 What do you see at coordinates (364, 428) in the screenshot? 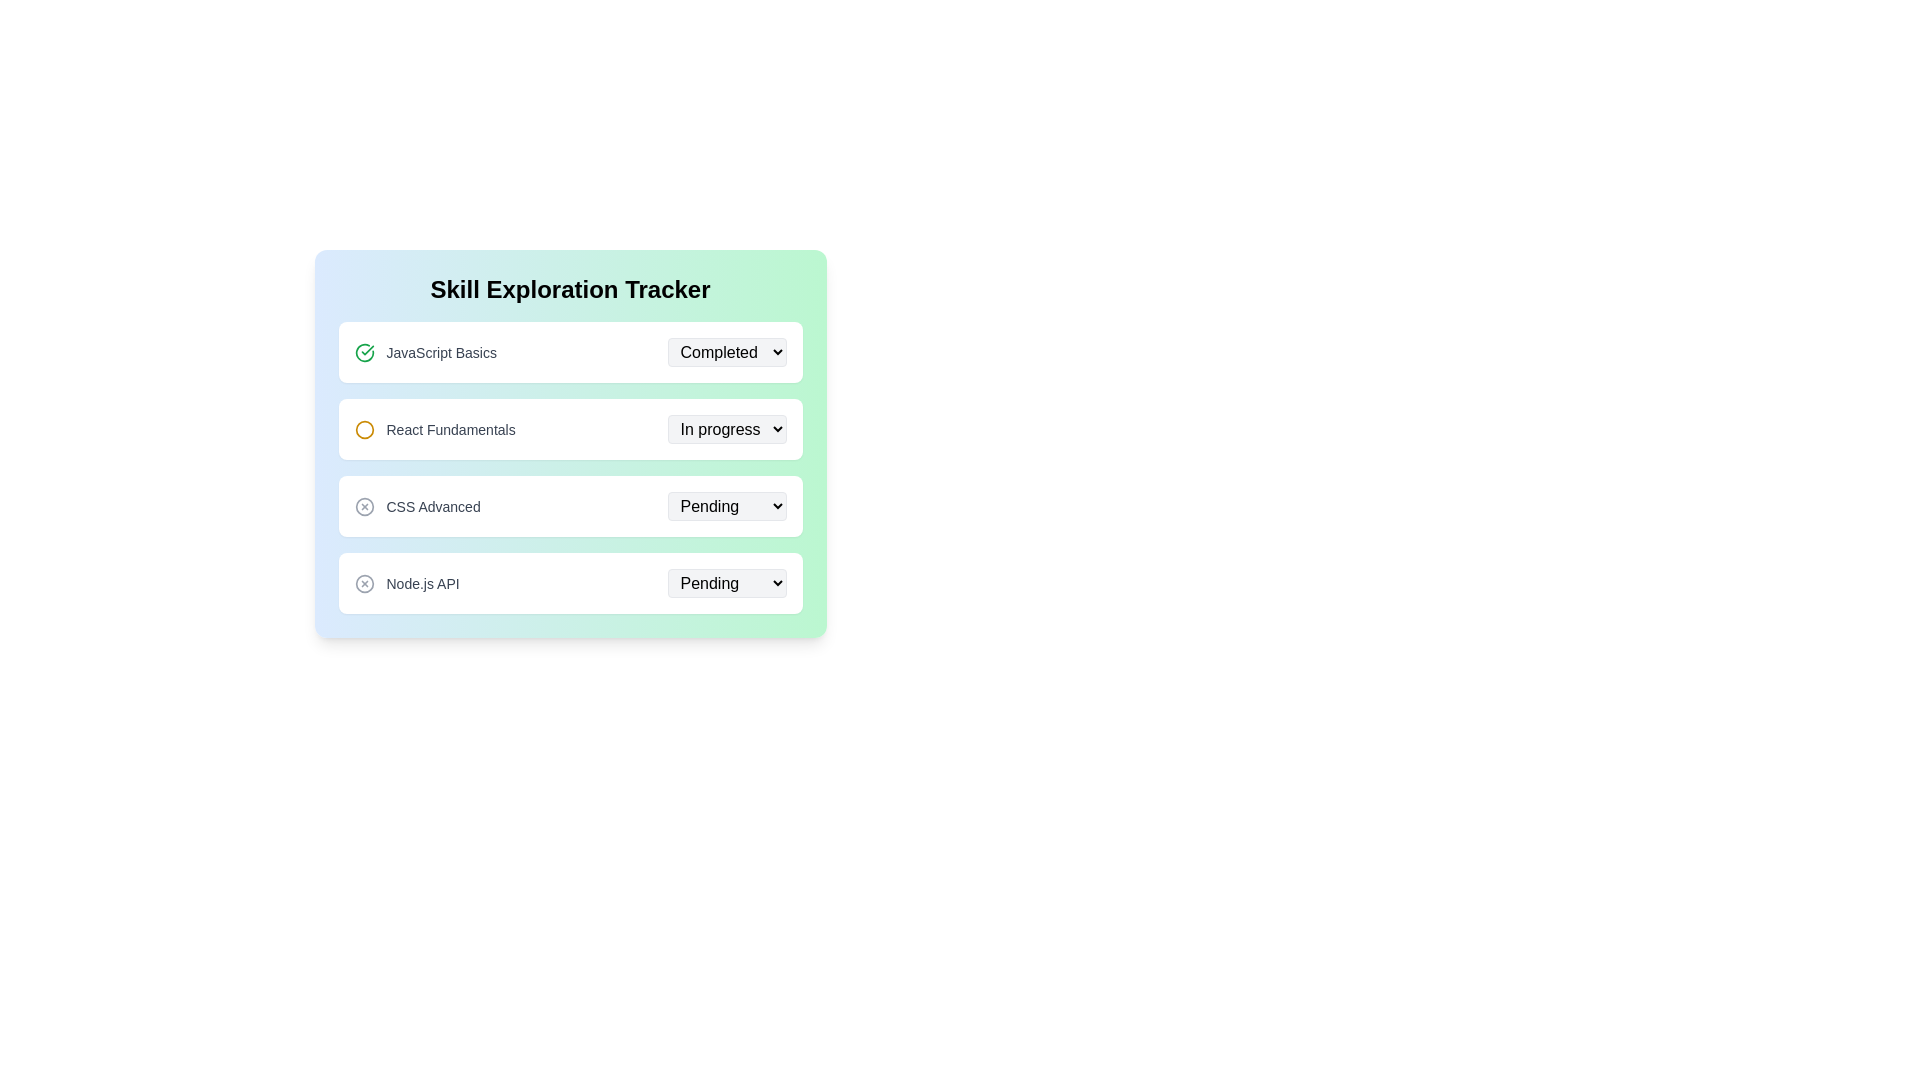
I see `the yellowish circular Status indicator located to the left of the text 'React Fundamentals' in the grid-like structure` at bounding box center [364, 428].